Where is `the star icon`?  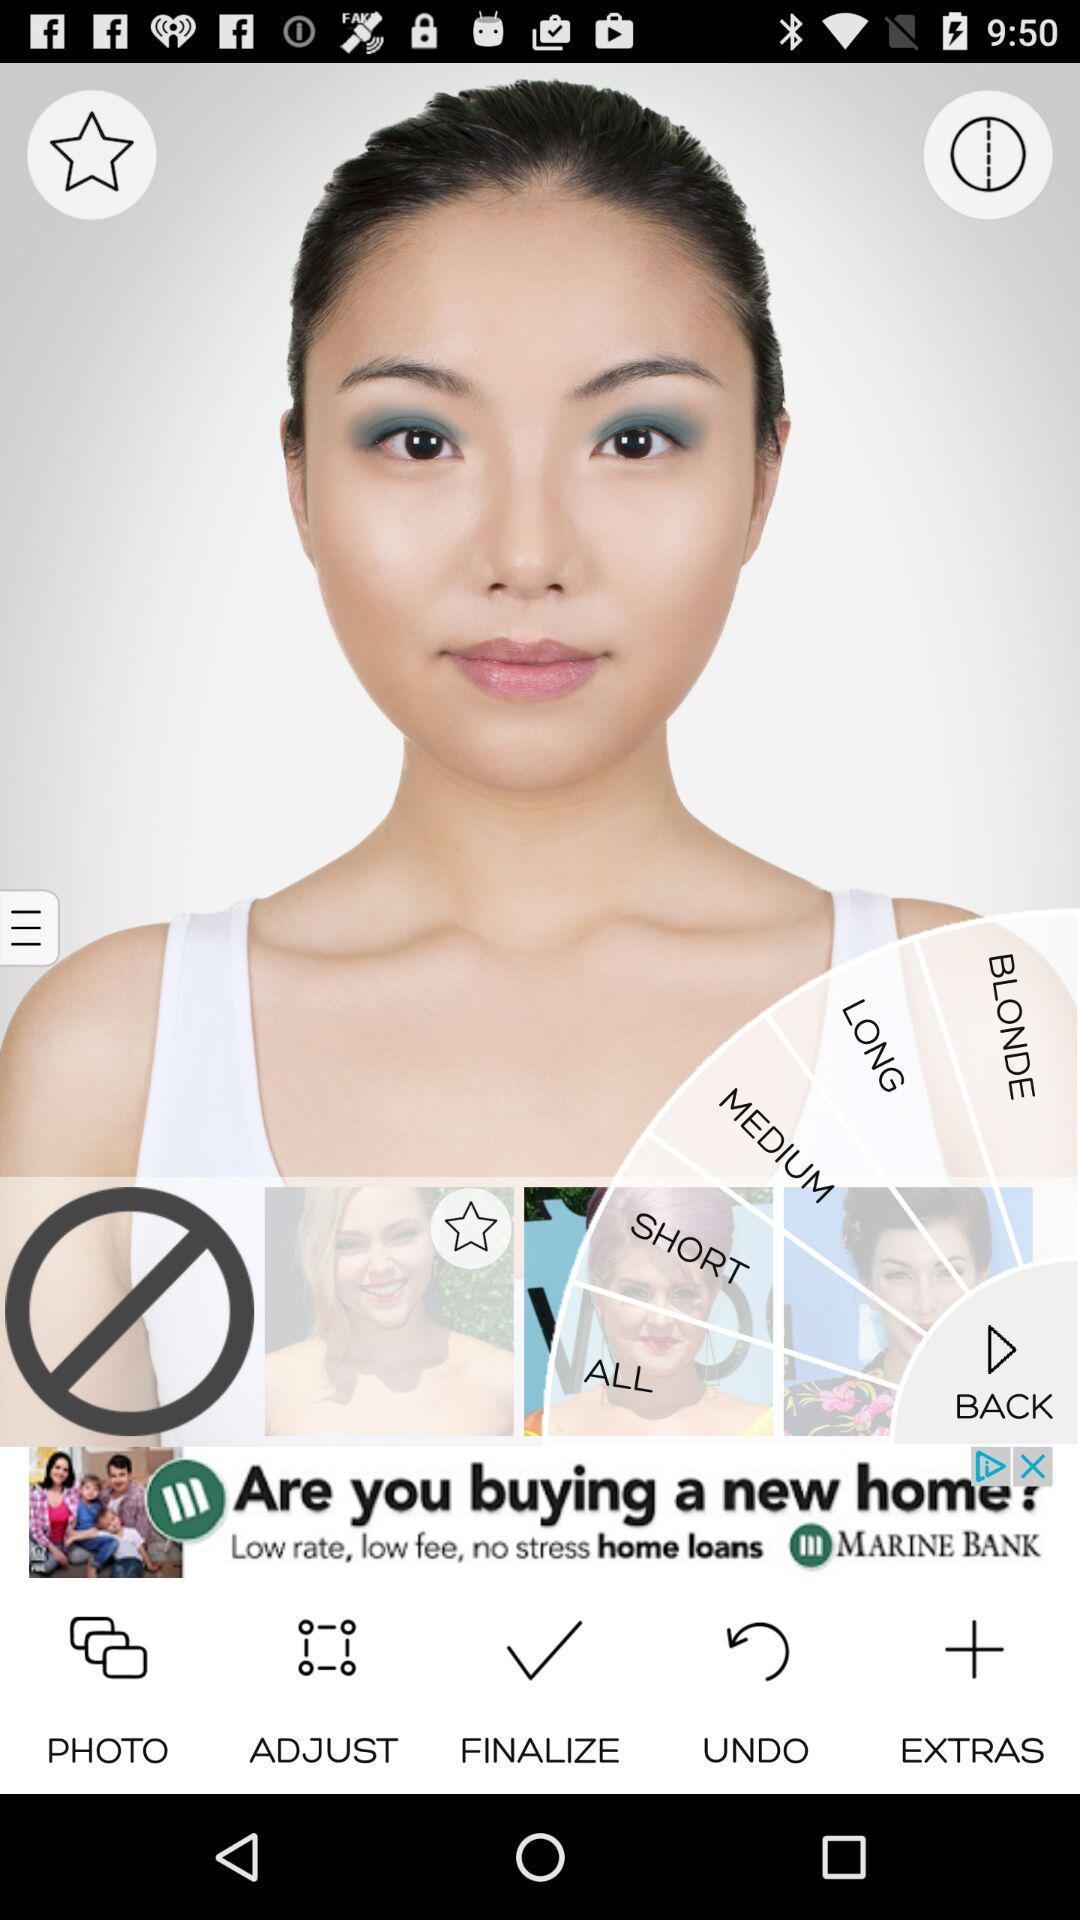
the star icon is located at coordinates (91, 165).